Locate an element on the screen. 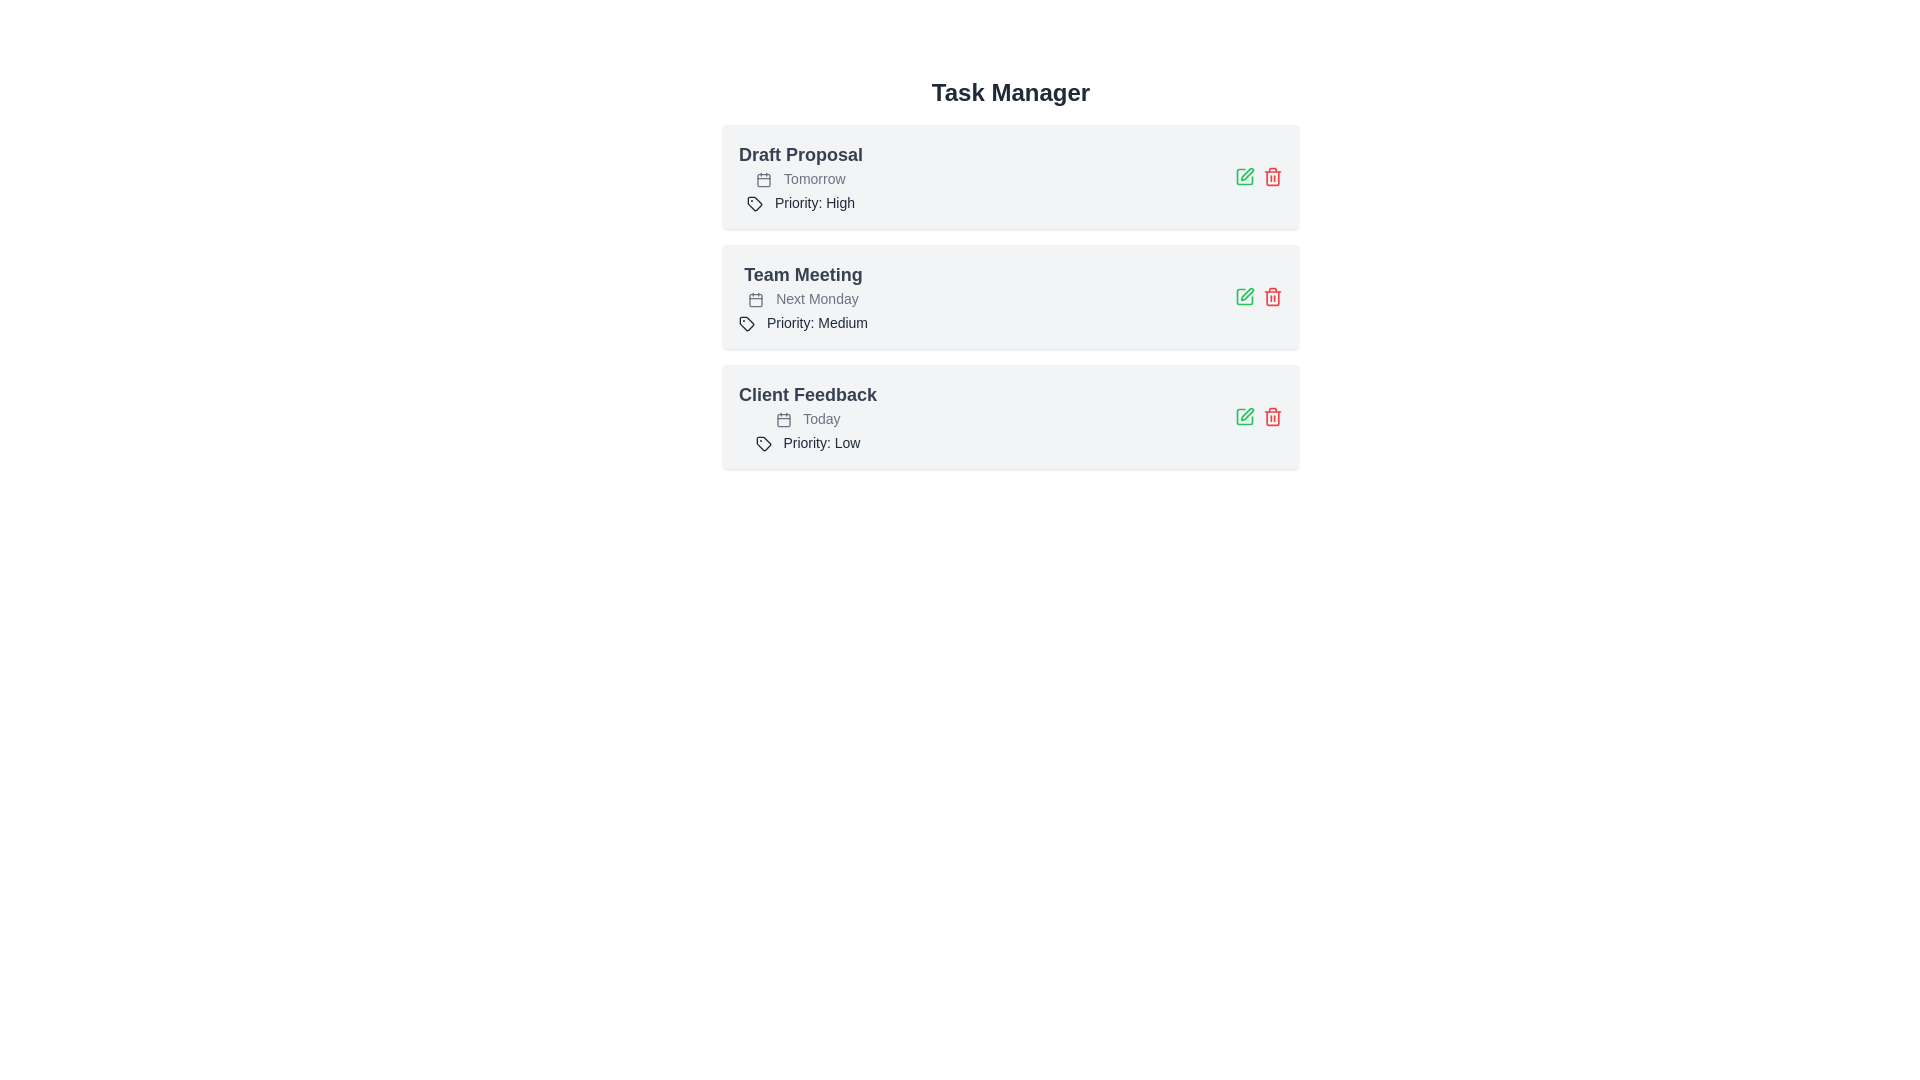 The width and height of the screenshot is (1920, 1080). the Vector Icon with a diagonal split located in the 'Client Feedback' task item, positioned to the left of the 'Priority: Low' tag is located at coordinates (762, 443).